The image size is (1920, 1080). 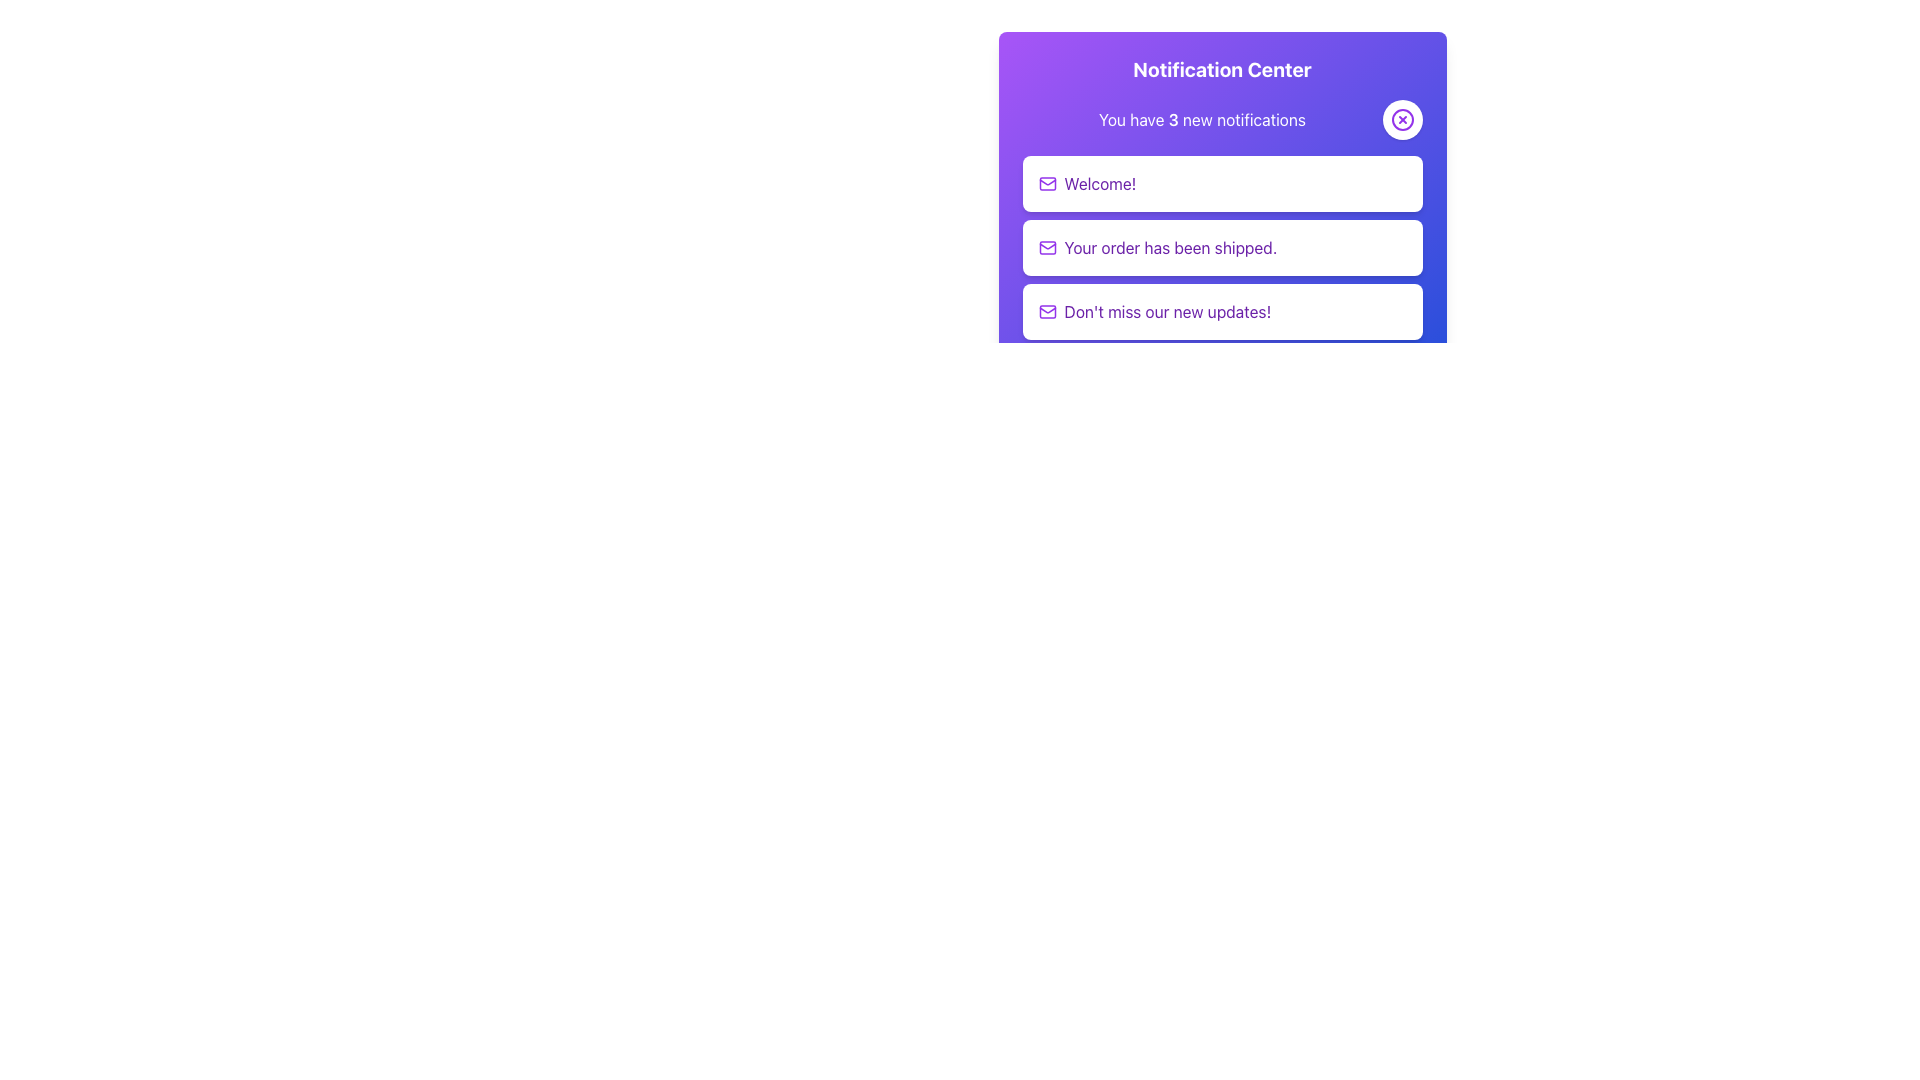 What do you see at coordinates (1170, 246) in the screenshot?
I see `text content of the notification card displaying 'Your order has been shipped.' which is centered within a white rectangular card in a purple notification panel` at bounding box center [1170, 246].